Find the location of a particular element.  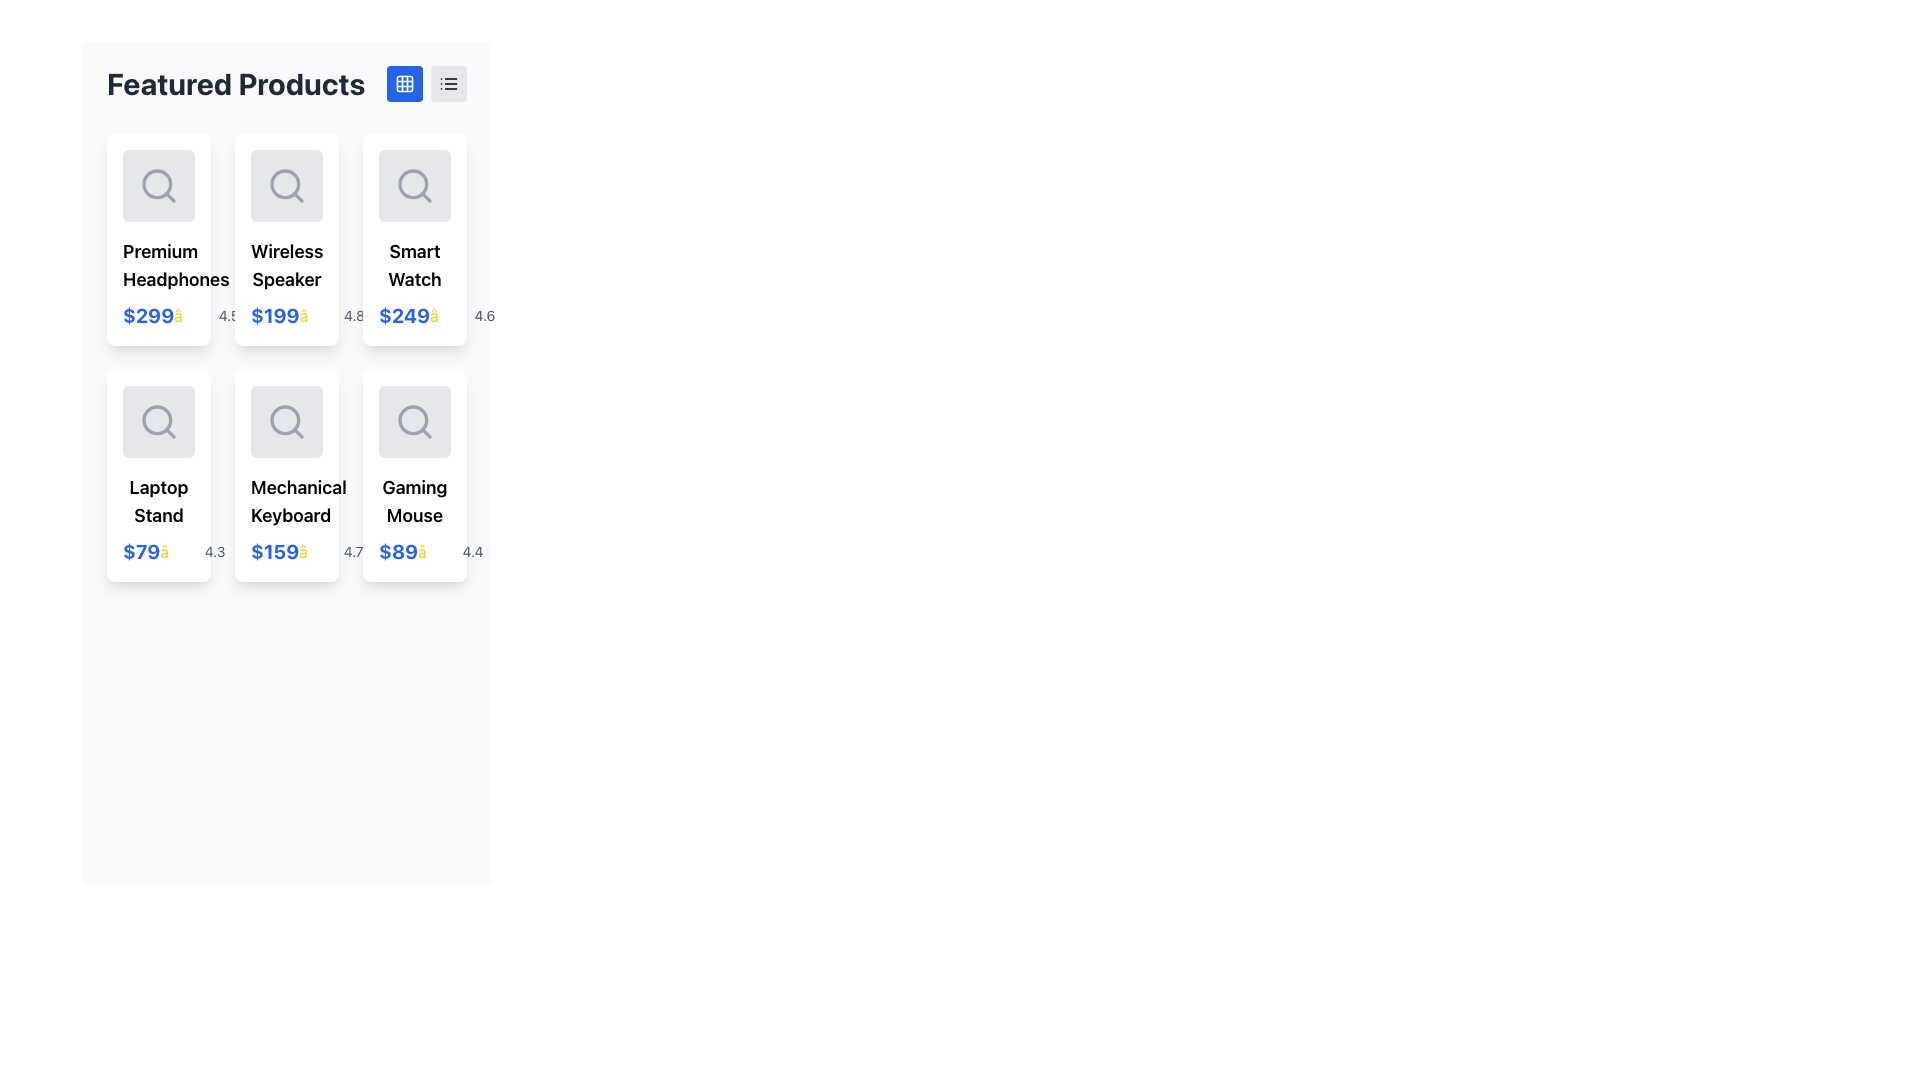

the label for the product 'Gaming Mouse' located in the fourth item of the second row in the product list grid, positioned above the price and rating information is located at coordinates (413, 500).